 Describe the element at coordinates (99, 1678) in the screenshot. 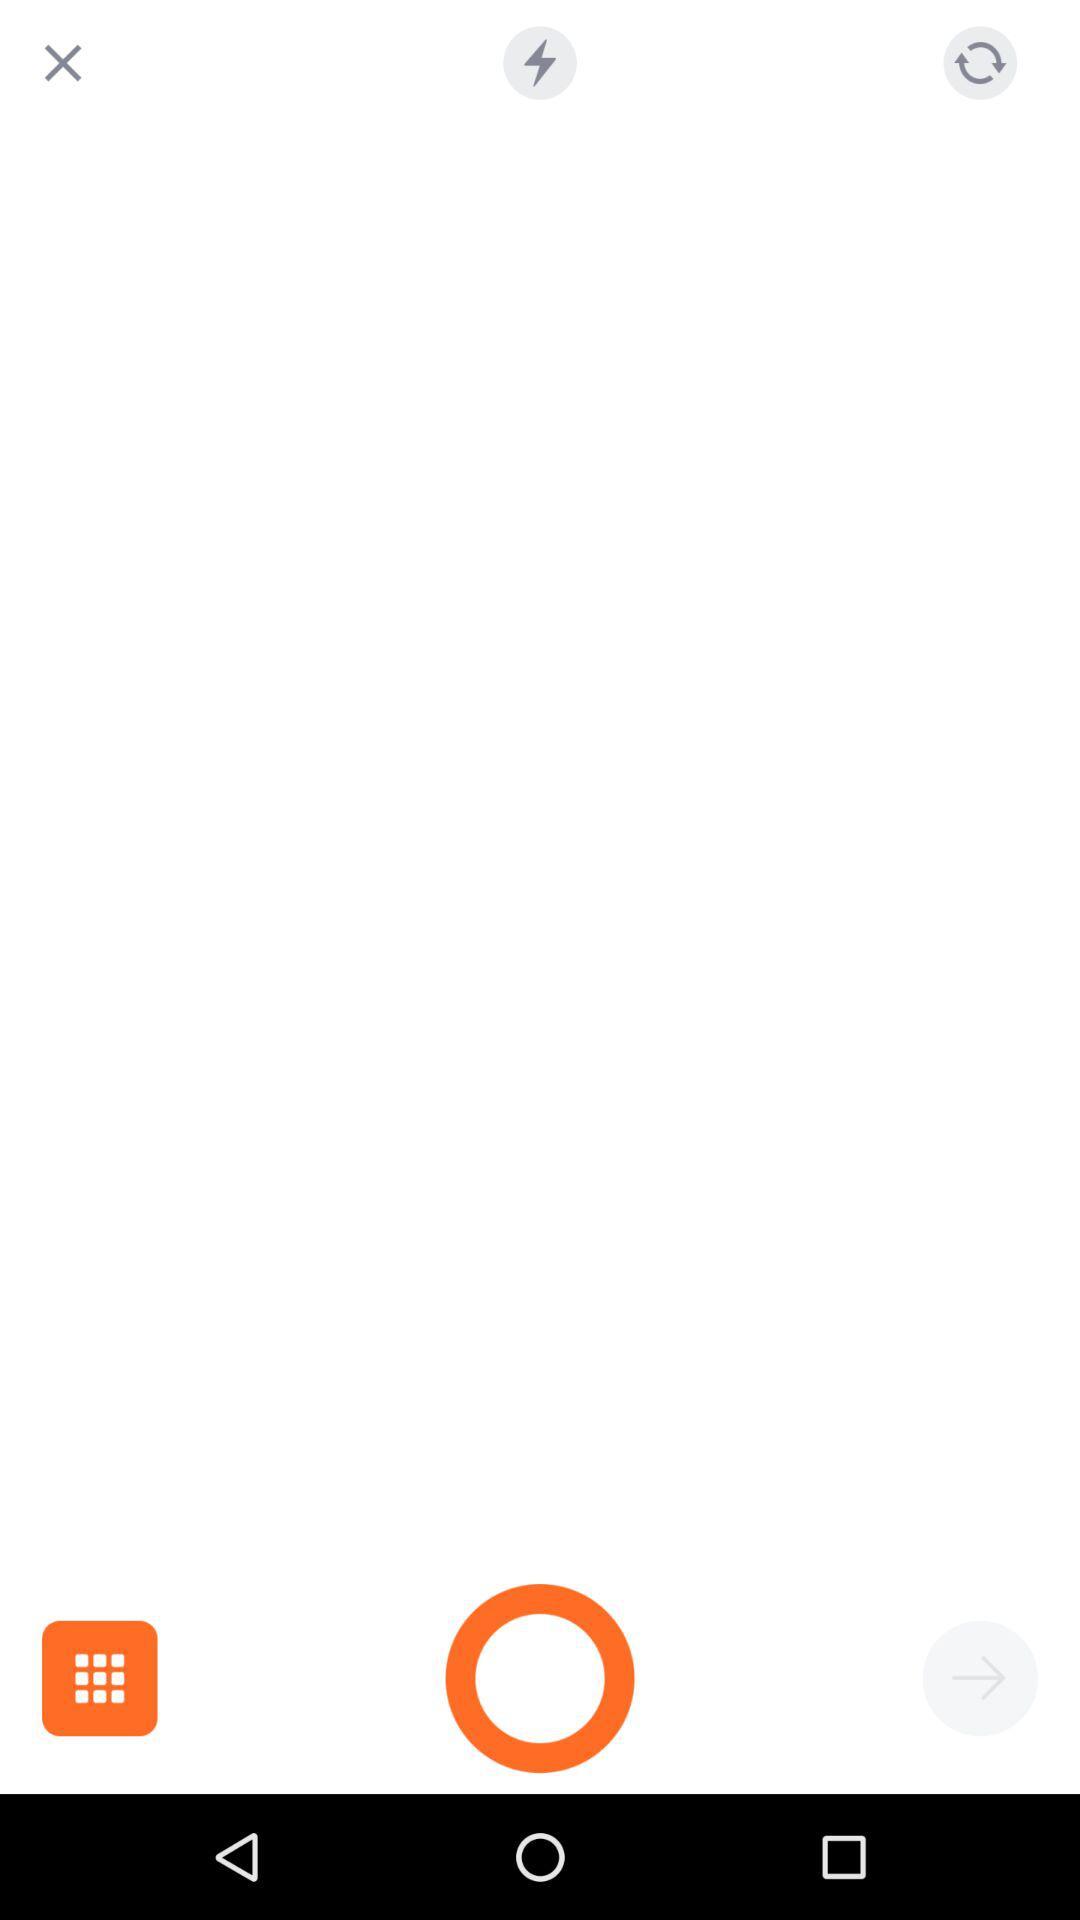

I see `the item at the bottom left corner` at that location.